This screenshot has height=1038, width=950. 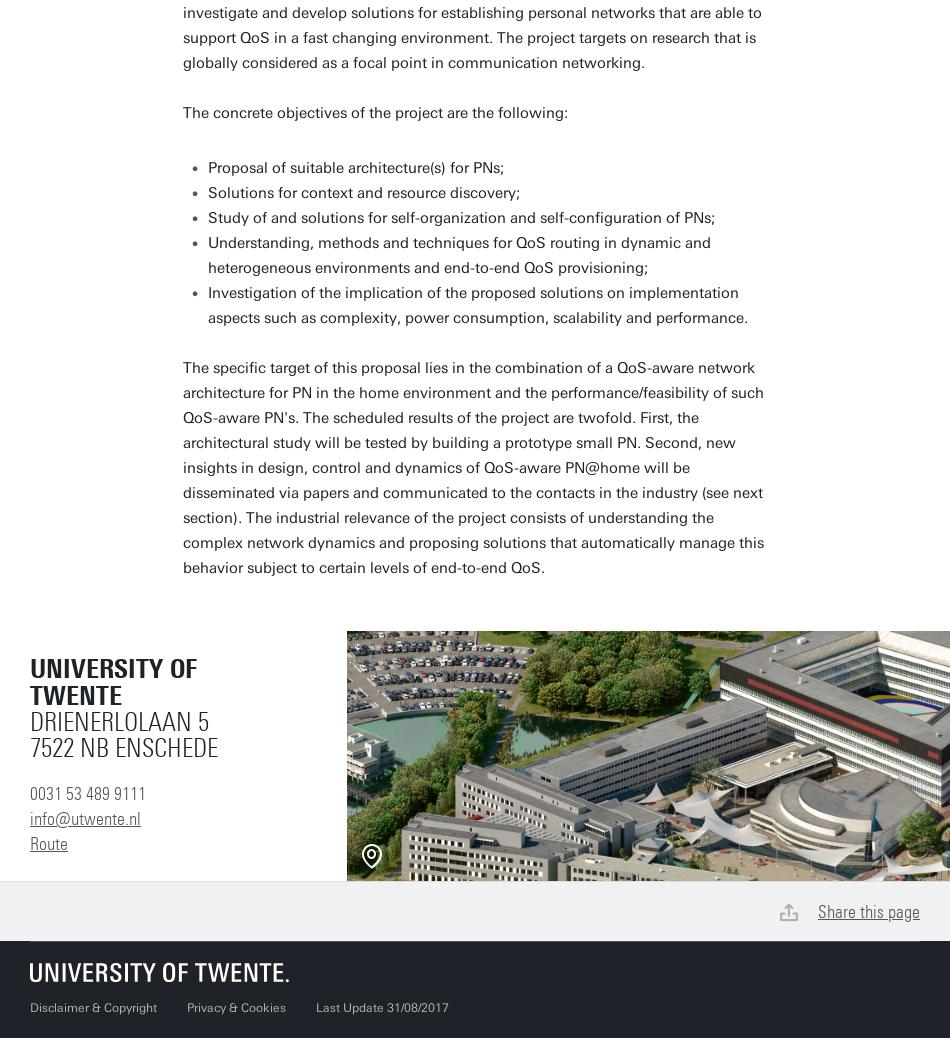 What do you see at coordinates (460, 216) in the screenshot?
I see `'Study of and solutions for self-organization and self-configuration of PNs;'` at bounding box center [460, 216].